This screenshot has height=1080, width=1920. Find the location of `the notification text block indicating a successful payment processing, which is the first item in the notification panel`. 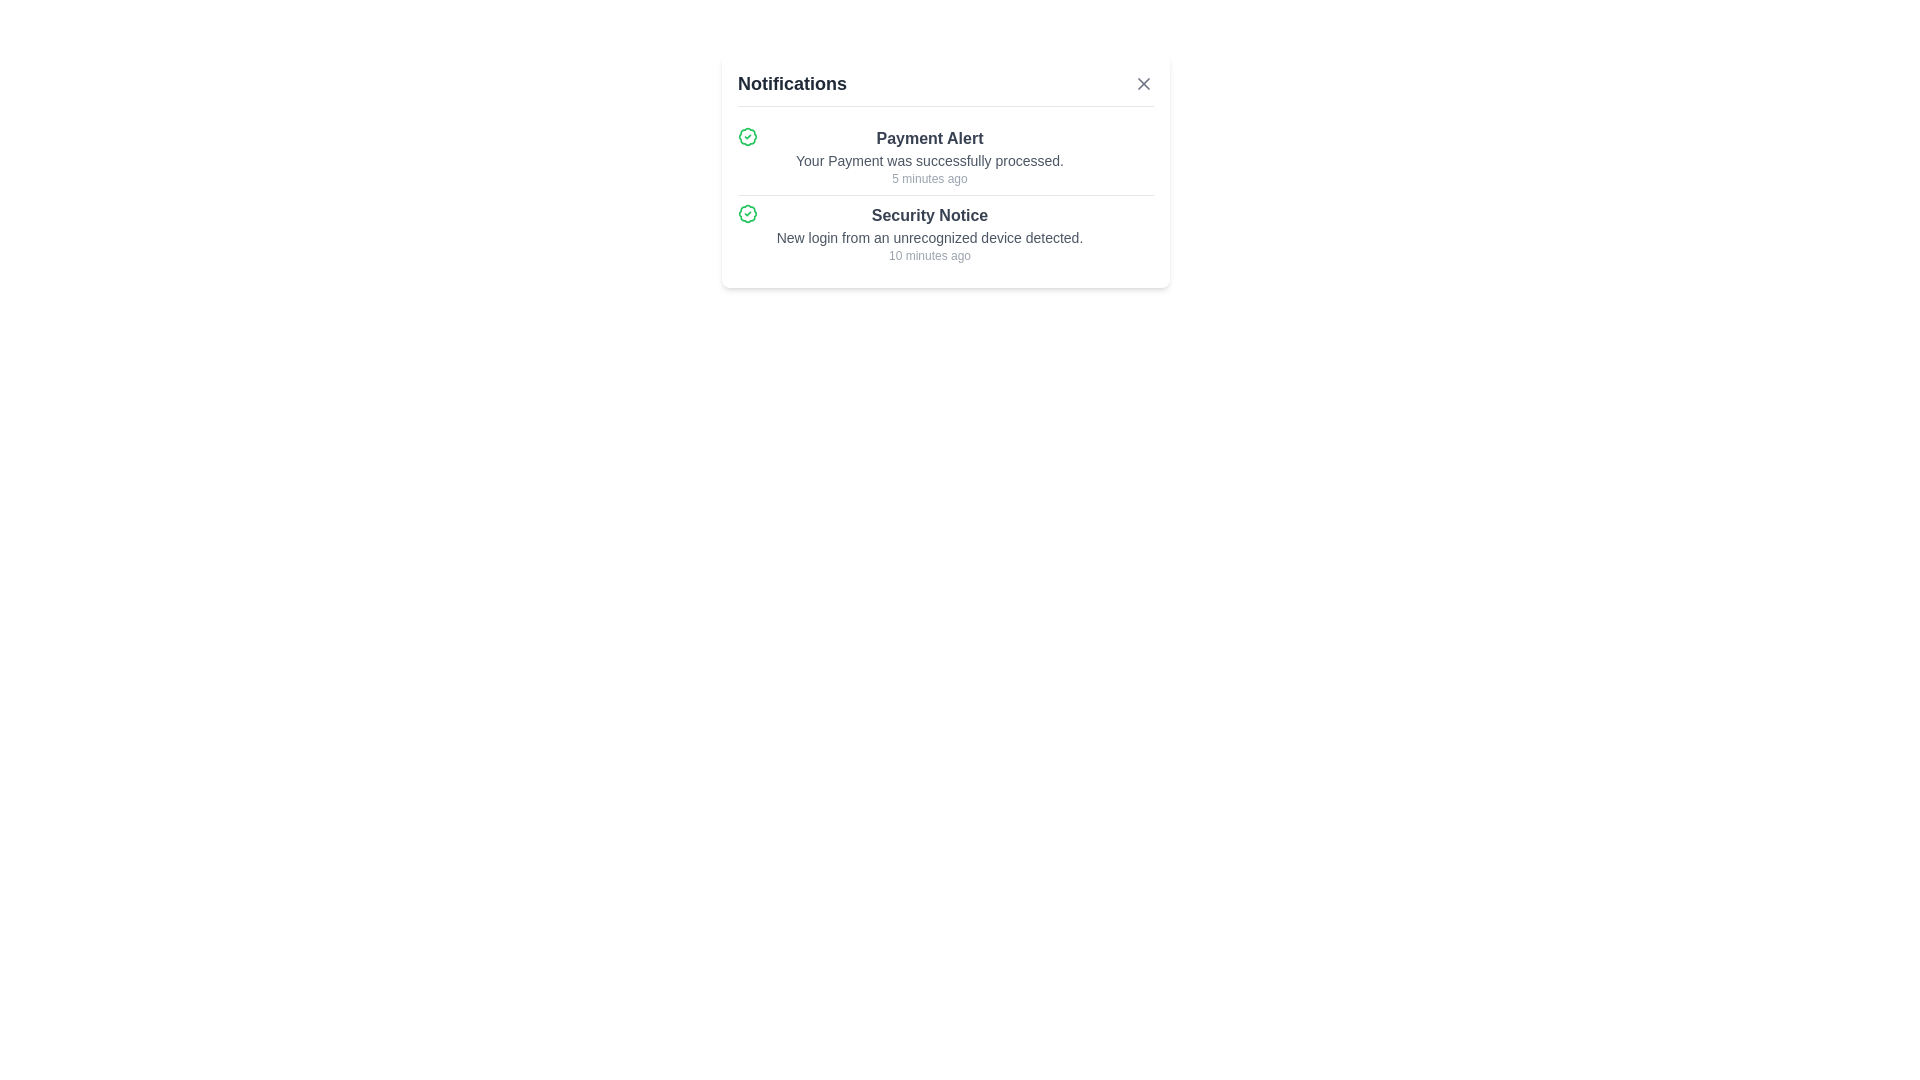

the notification text block indicating a successful payment processing, which is the first item in the notification panel is located at coordinates (929, 156).